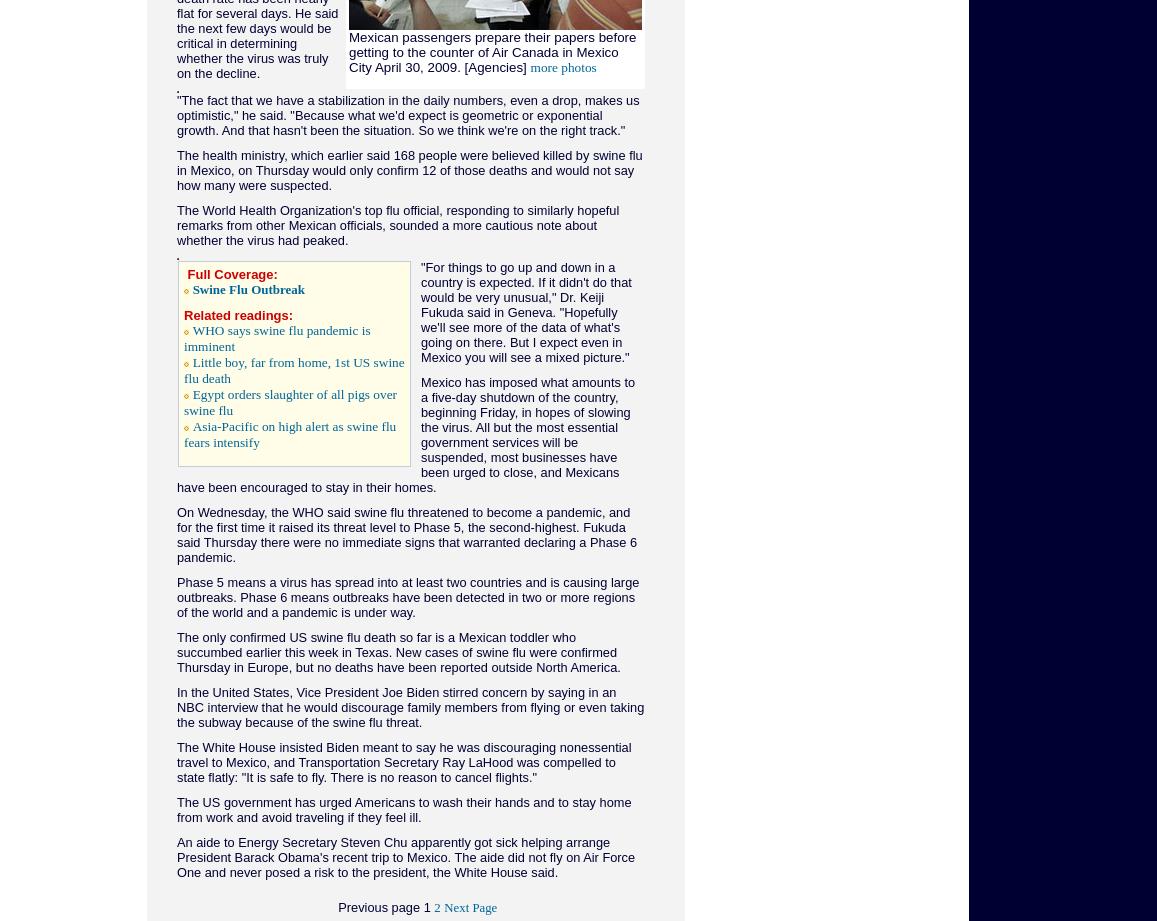  I want to click on '2', so click(435, 907).